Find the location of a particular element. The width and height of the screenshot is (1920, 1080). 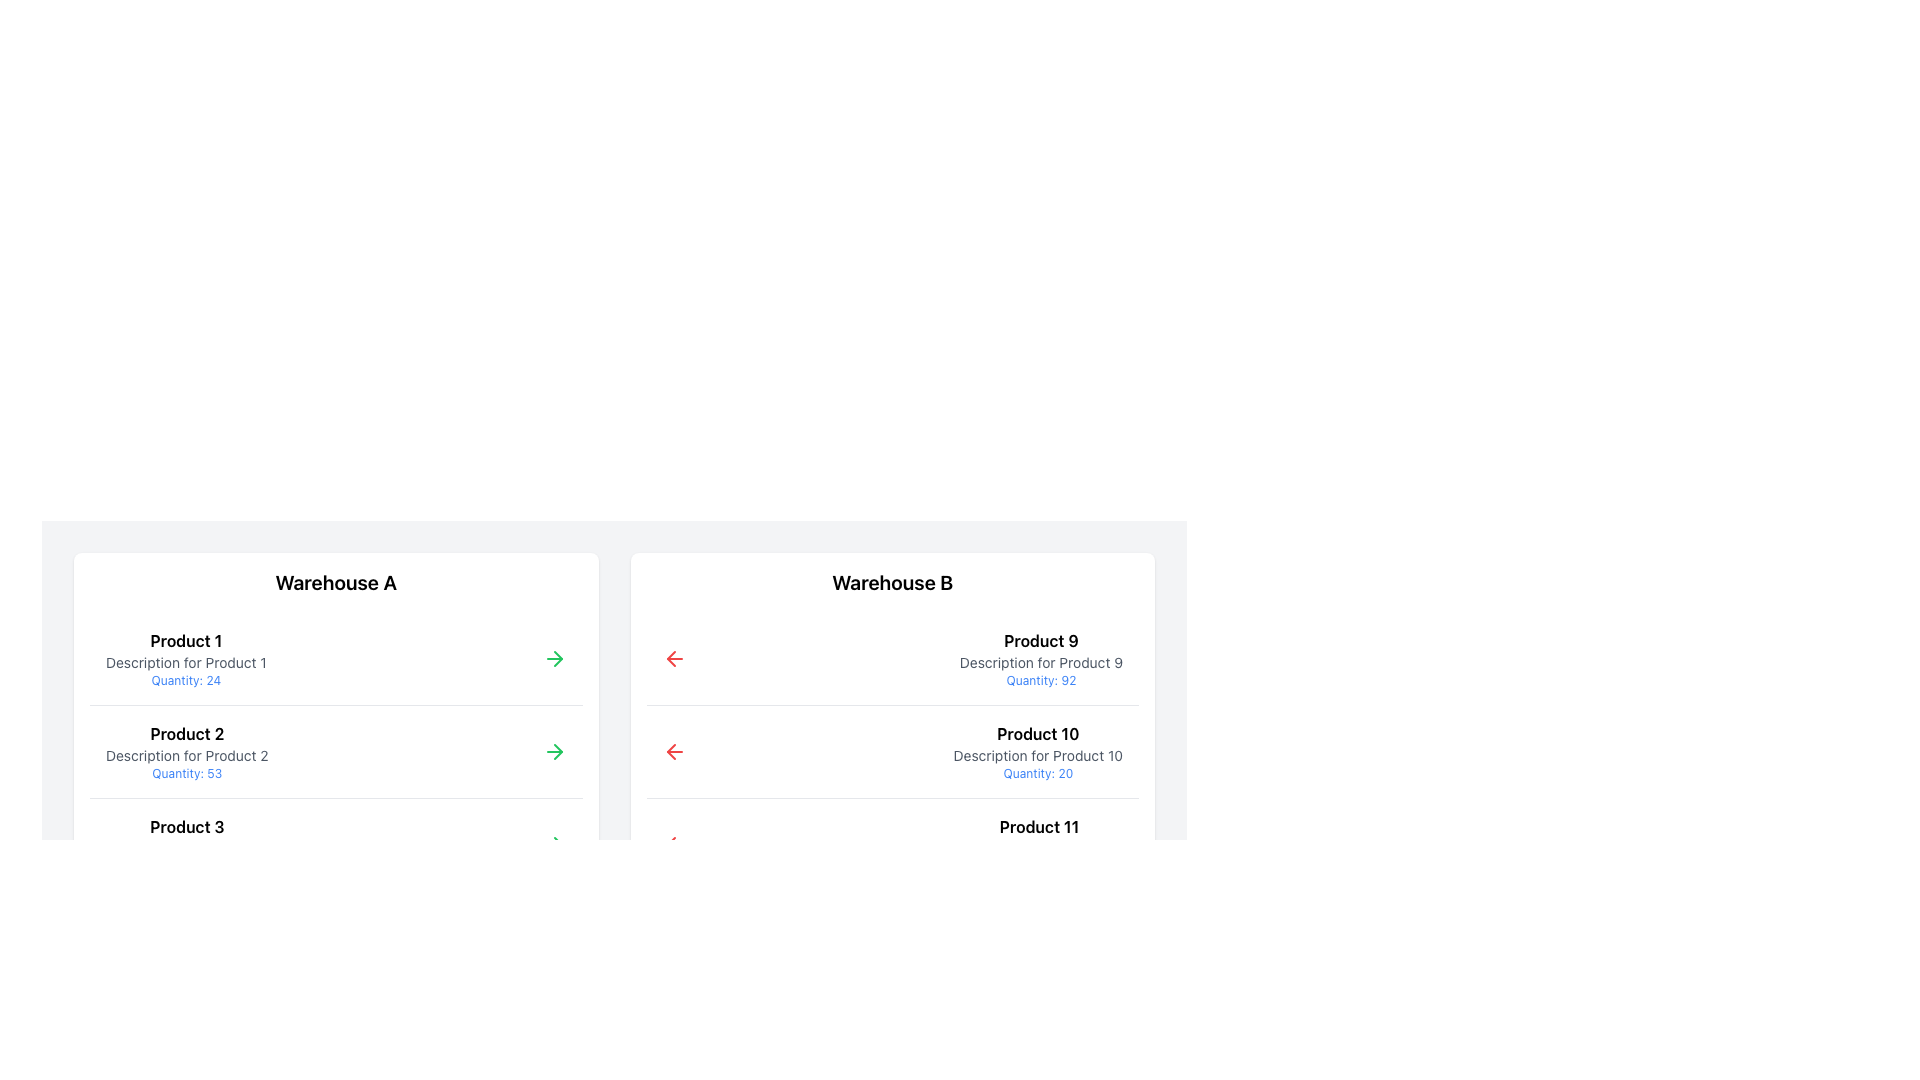

the informational text label indicating the quantity of the product available, located within the 'Product 2' group under 'Warehouse A' is located at coordinates (187, 773).